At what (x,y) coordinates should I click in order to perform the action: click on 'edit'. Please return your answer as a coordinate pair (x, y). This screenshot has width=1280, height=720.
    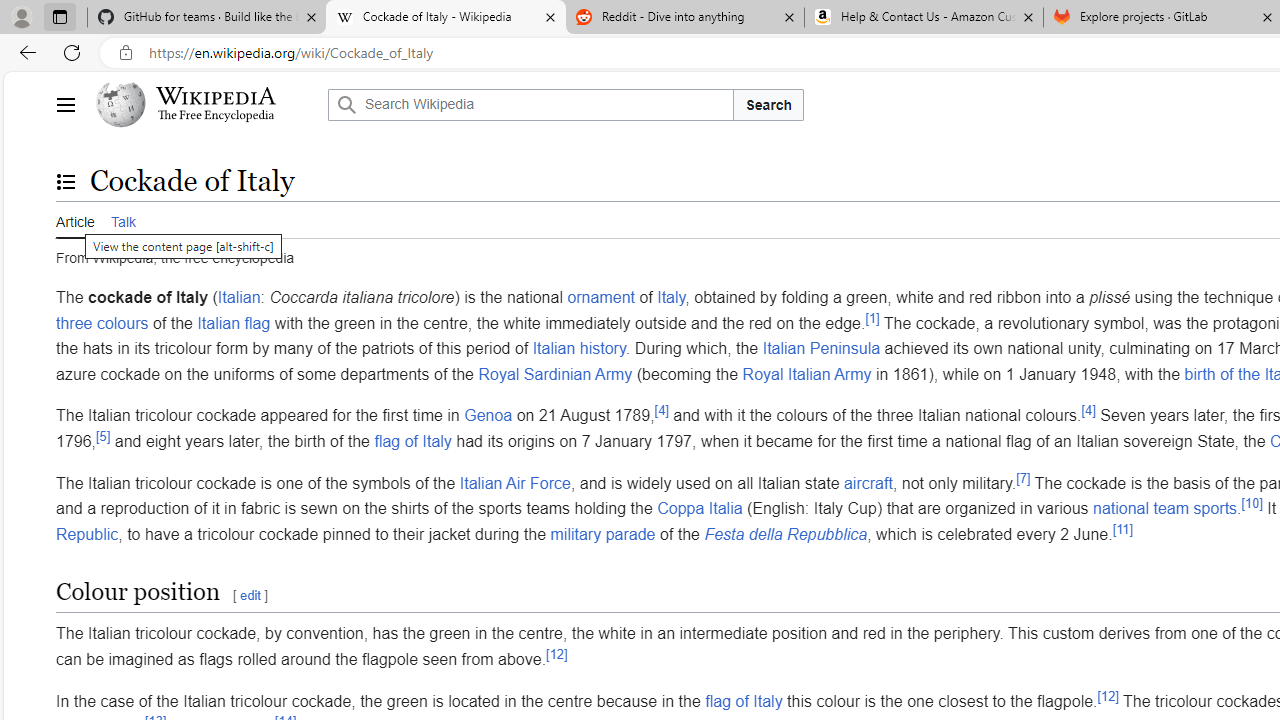
    Looking at the image, I should click on (249, 595).